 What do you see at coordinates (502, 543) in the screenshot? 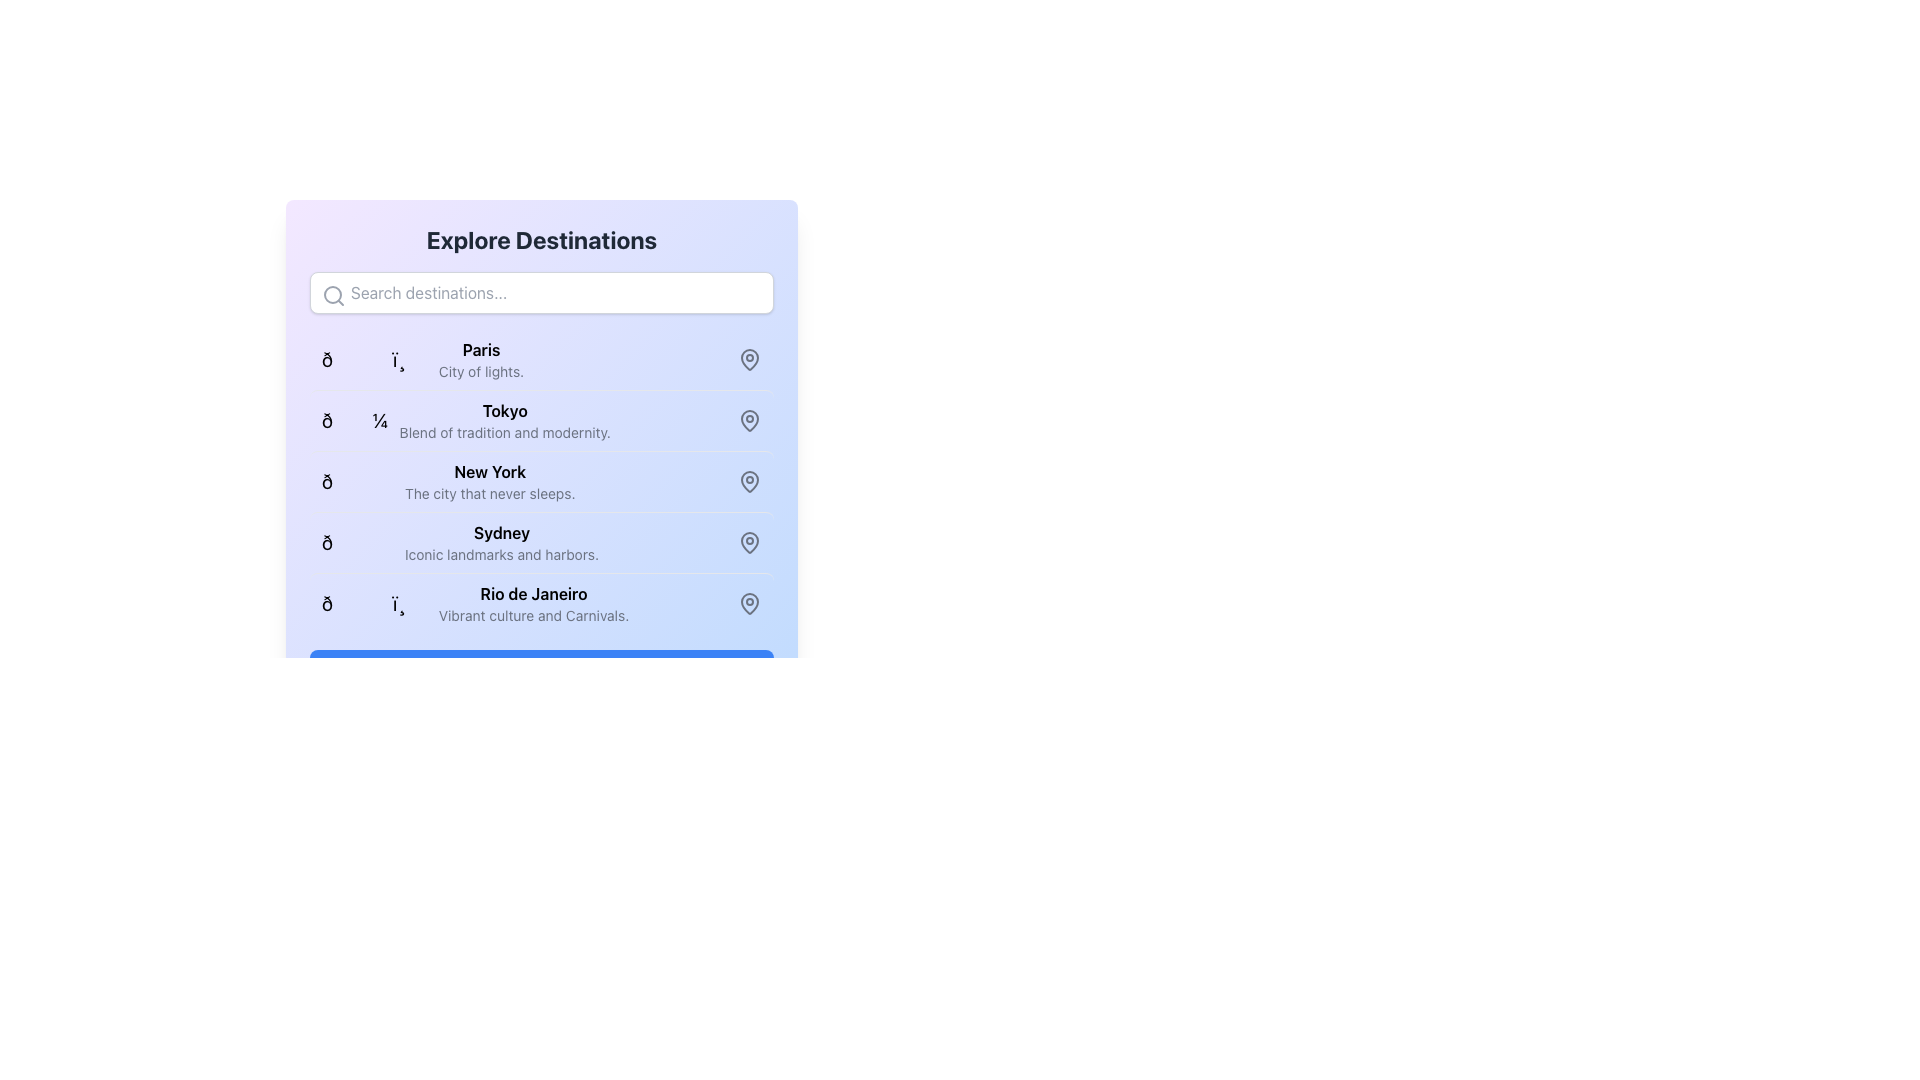
I see `the text element displaying 'Sydney' which provides additional details about the city` at bounding box center [502, 543].